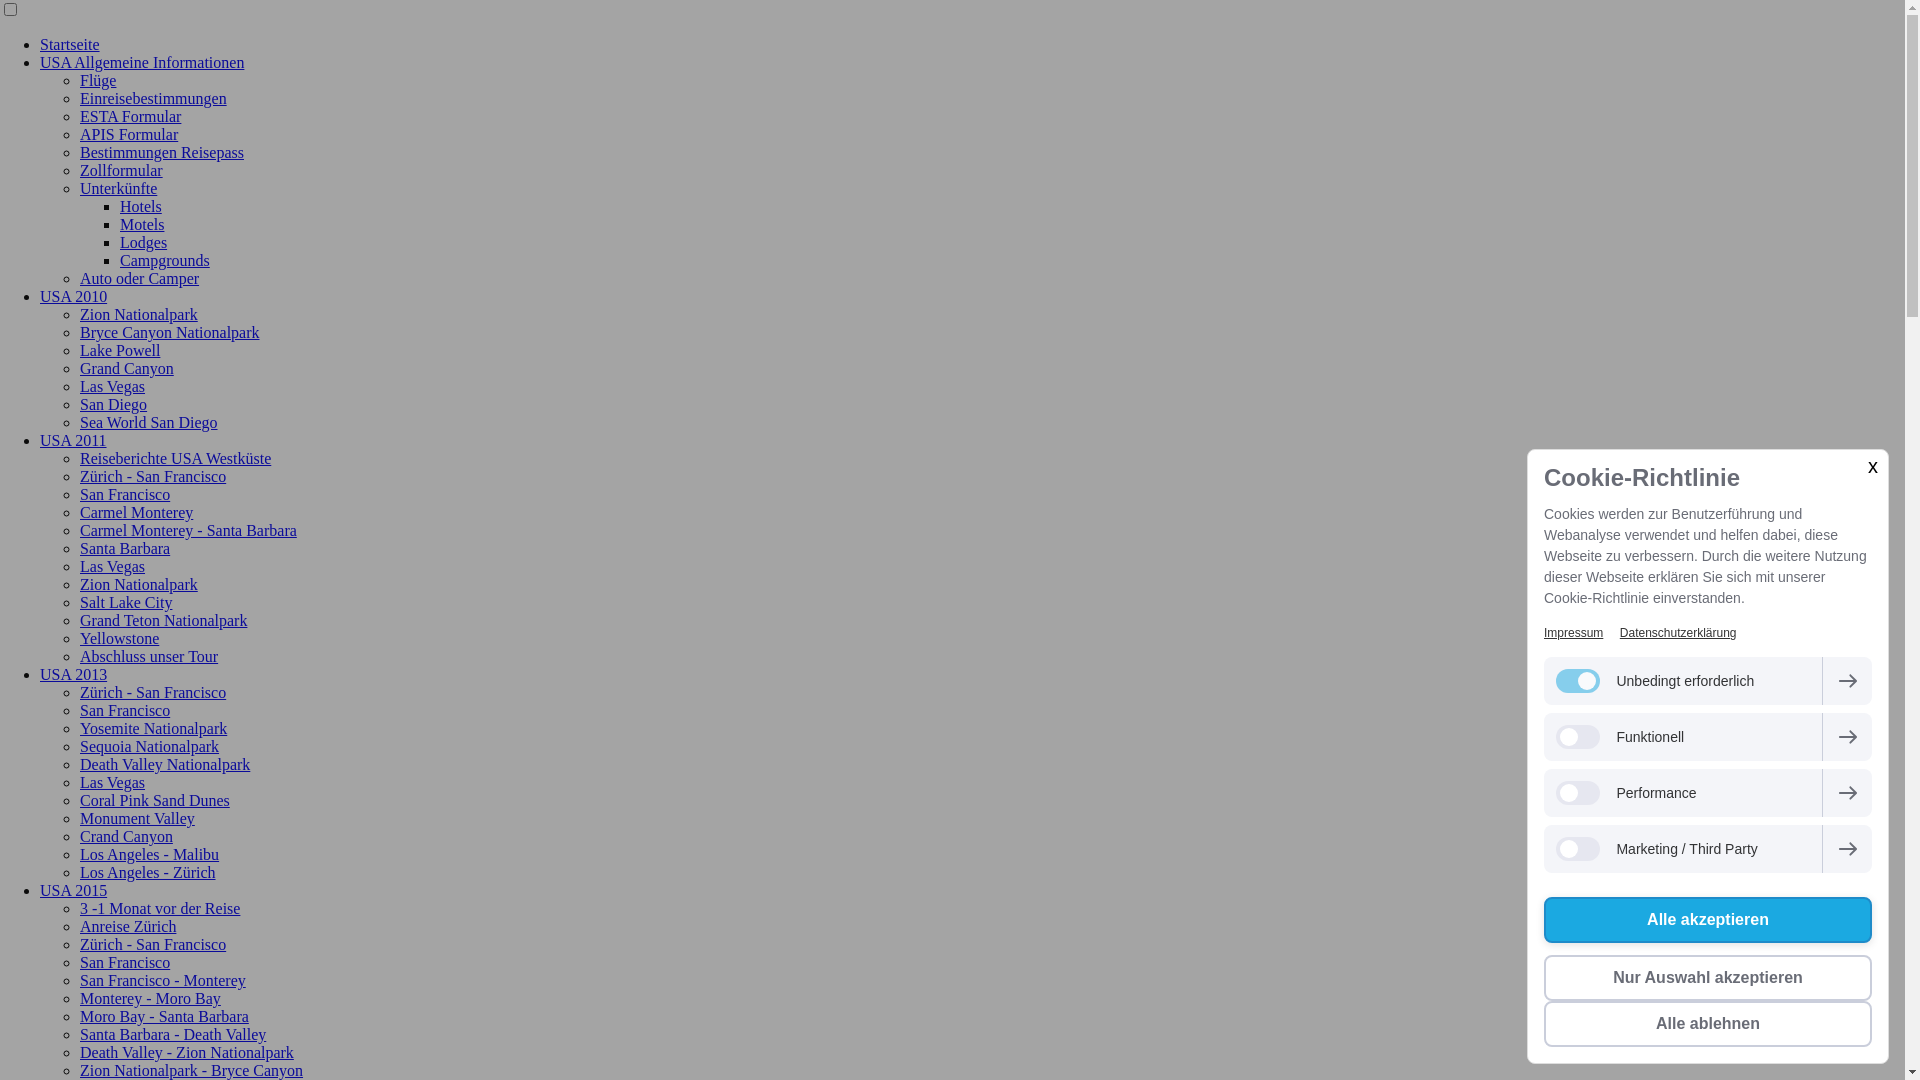  I want to click on 'Campgrounds', so click(164, 259).